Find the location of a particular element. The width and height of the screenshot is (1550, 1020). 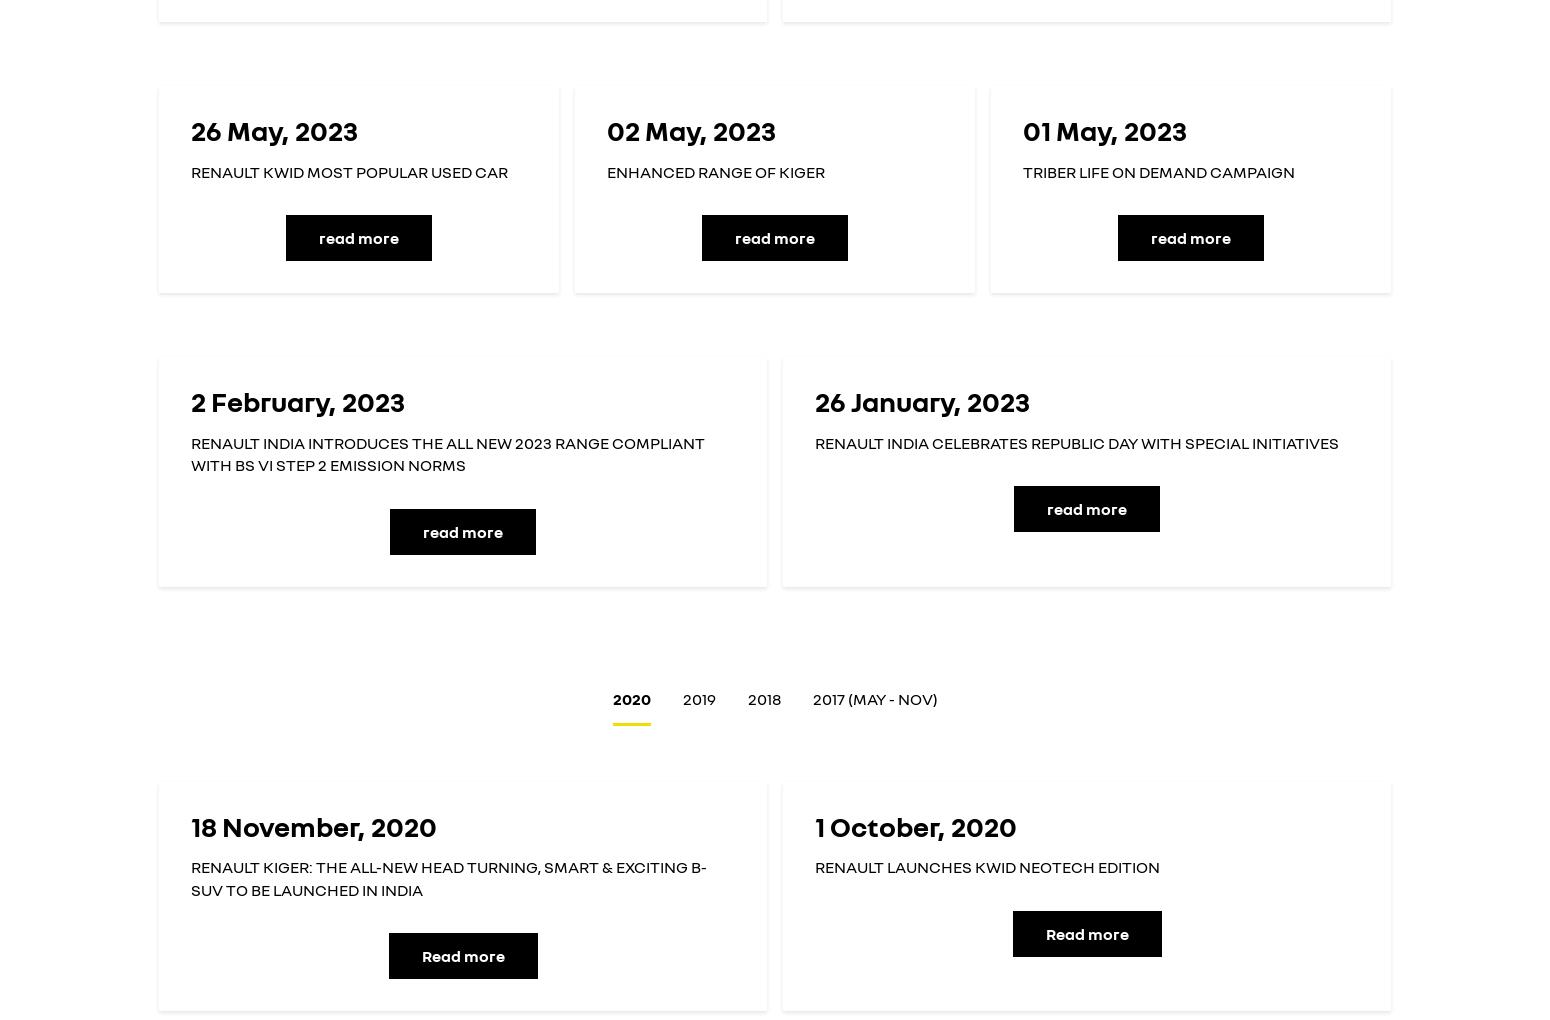

'RENAULT INDIA CELEBRATES REPUBLIC DAY WITH SPECIAL INITIATIVES' is located at coordinates (1076, 441).